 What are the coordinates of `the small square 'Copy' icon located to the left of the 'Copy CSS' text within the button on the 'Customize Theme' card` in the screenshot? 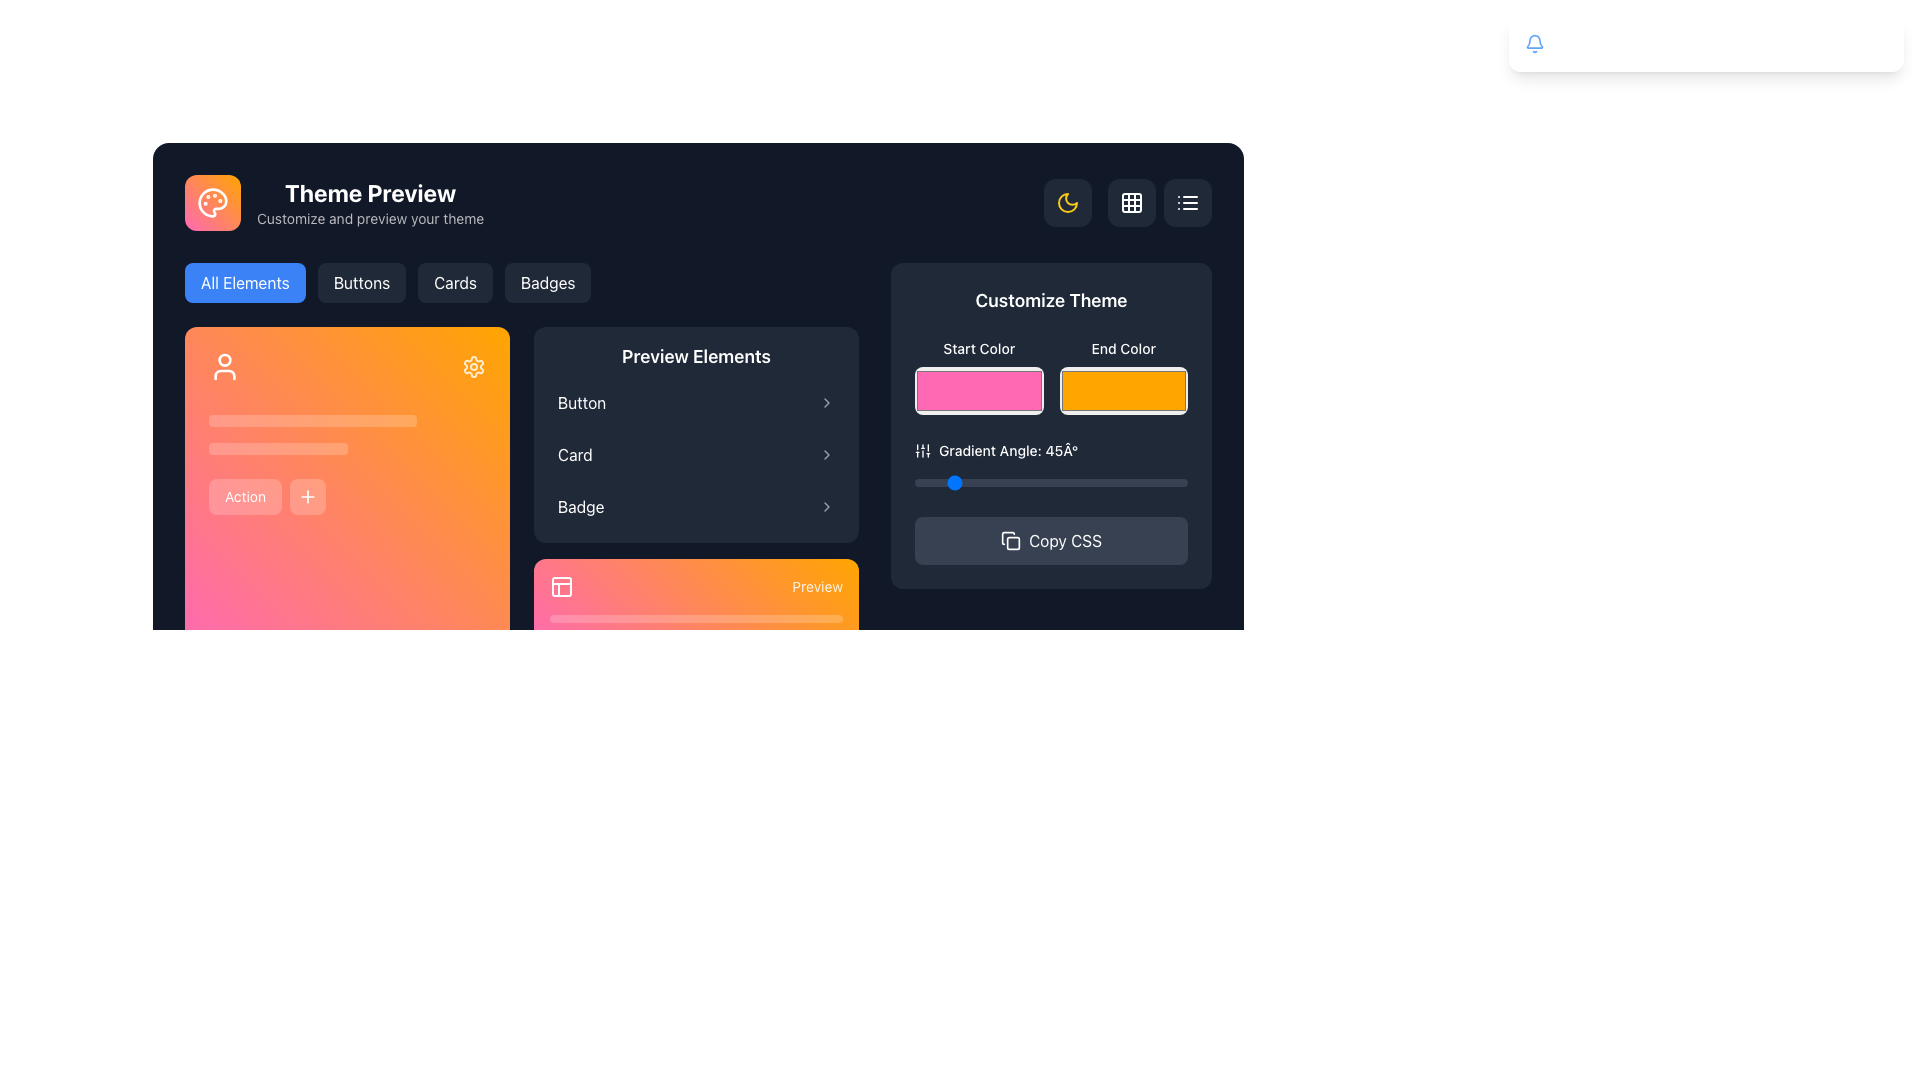 It's located at (1011, 540).